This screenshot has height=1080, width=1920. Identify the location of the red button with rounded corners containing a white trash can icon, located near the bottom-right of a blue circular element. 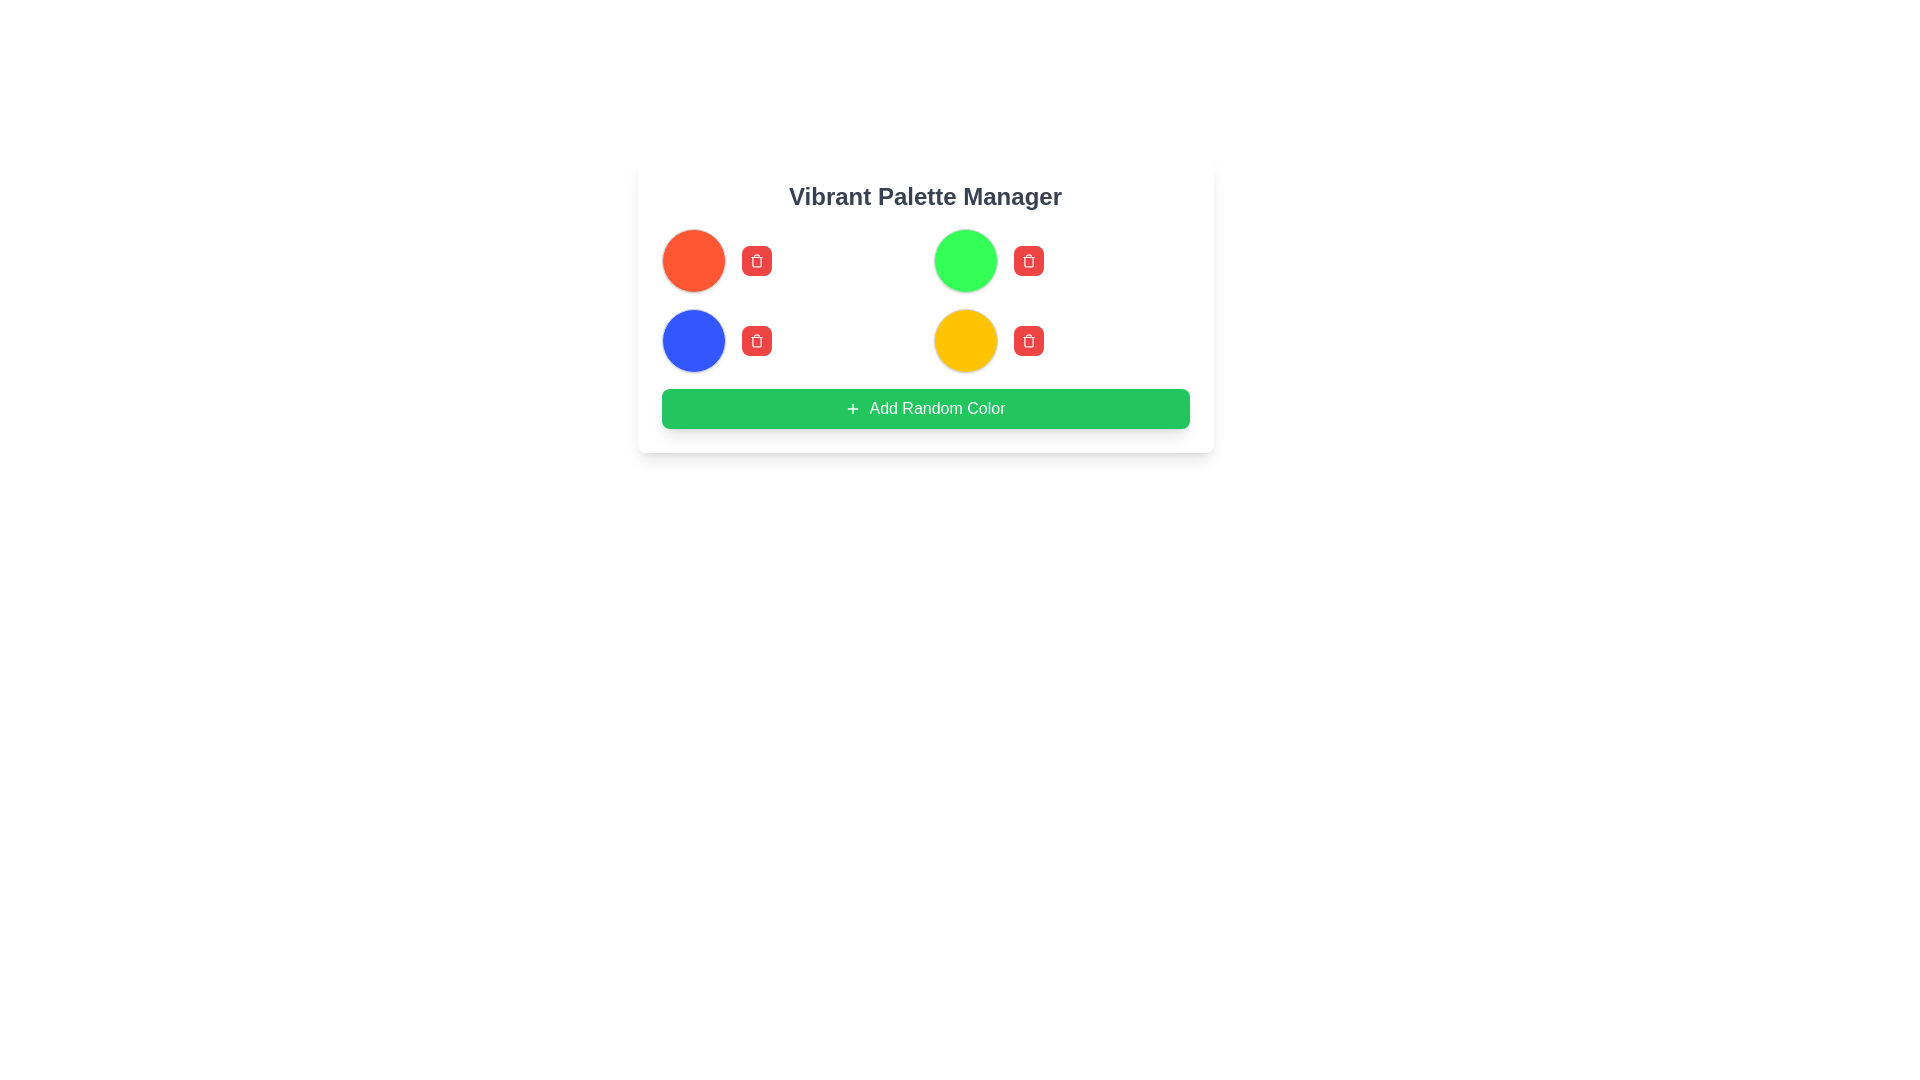
(755, 339).